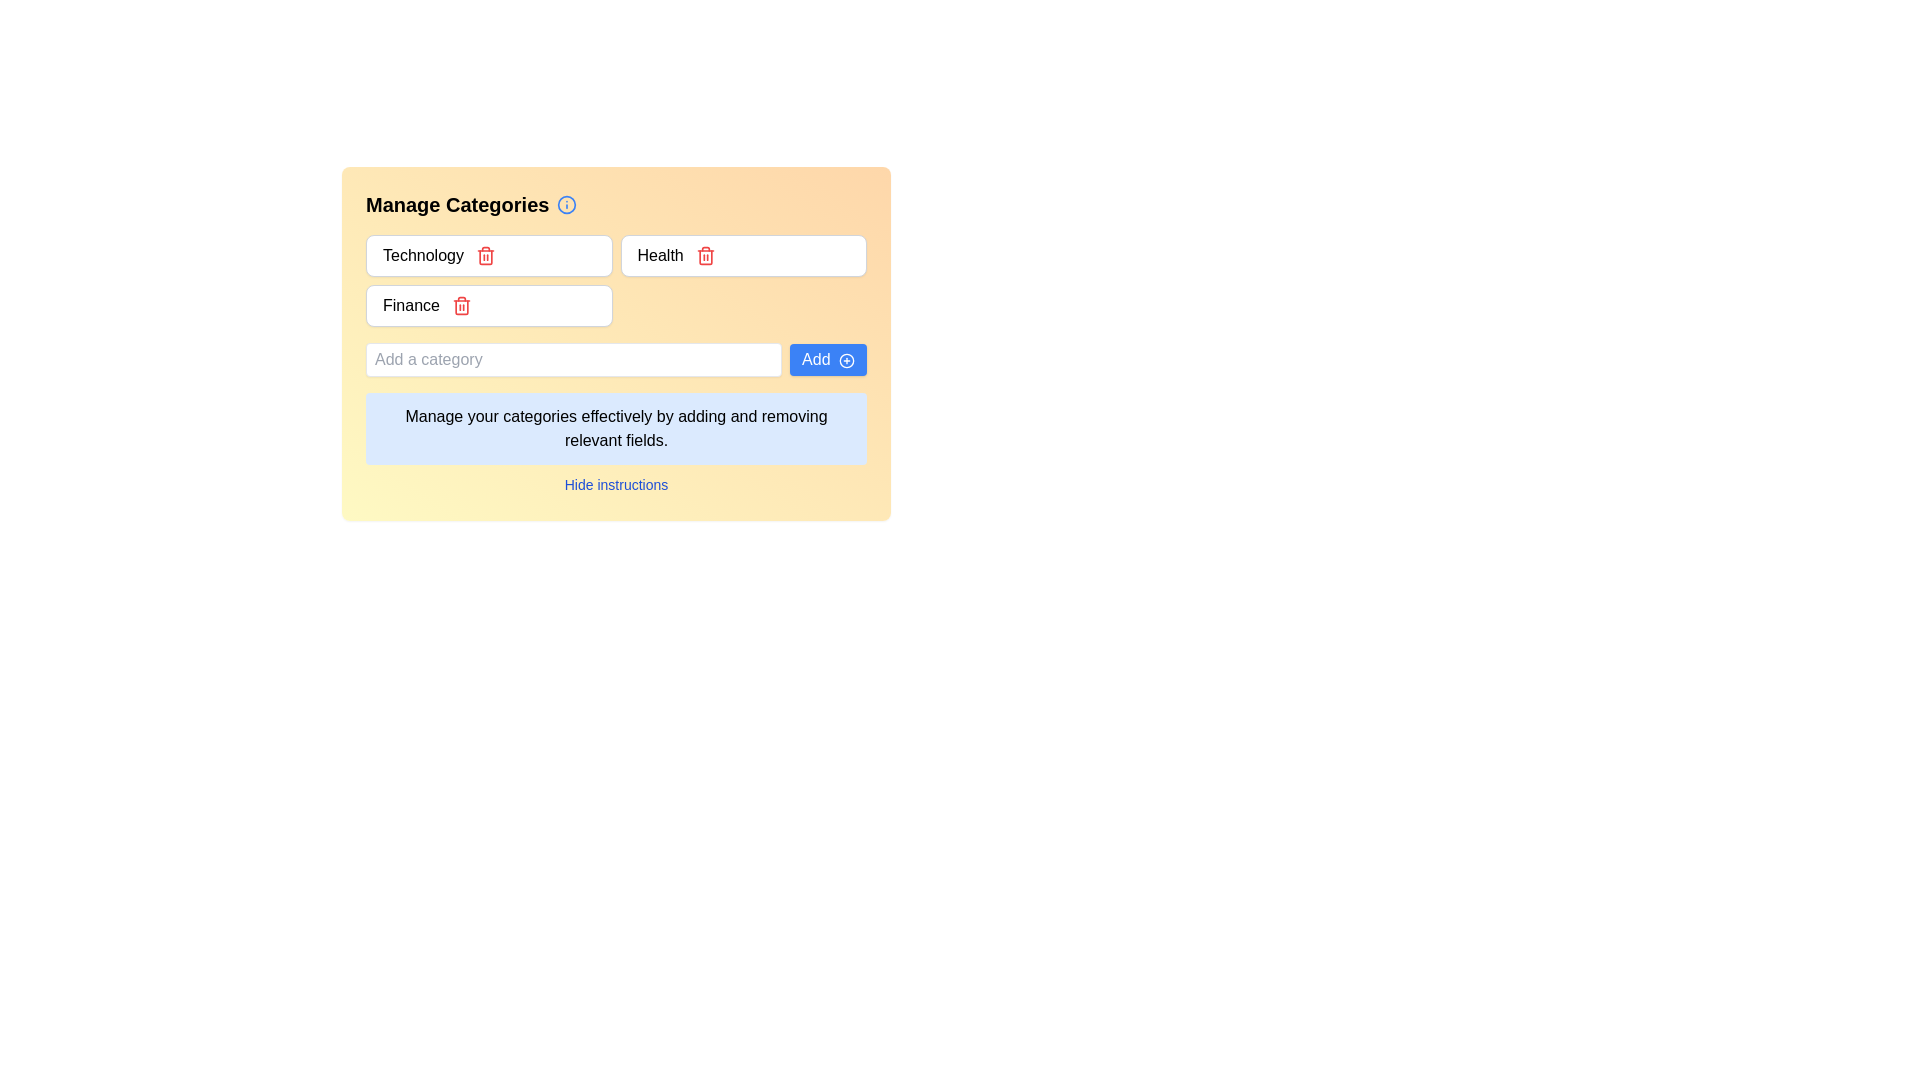 Image resolution: width=1920 pixels, height=1080 pixels. Describe the element at coordinates (846, 358) in the screenshot. I see `the circle element representing the 'Add' button icon, which is part of an SVG graphic indicating interactivity` at that location.